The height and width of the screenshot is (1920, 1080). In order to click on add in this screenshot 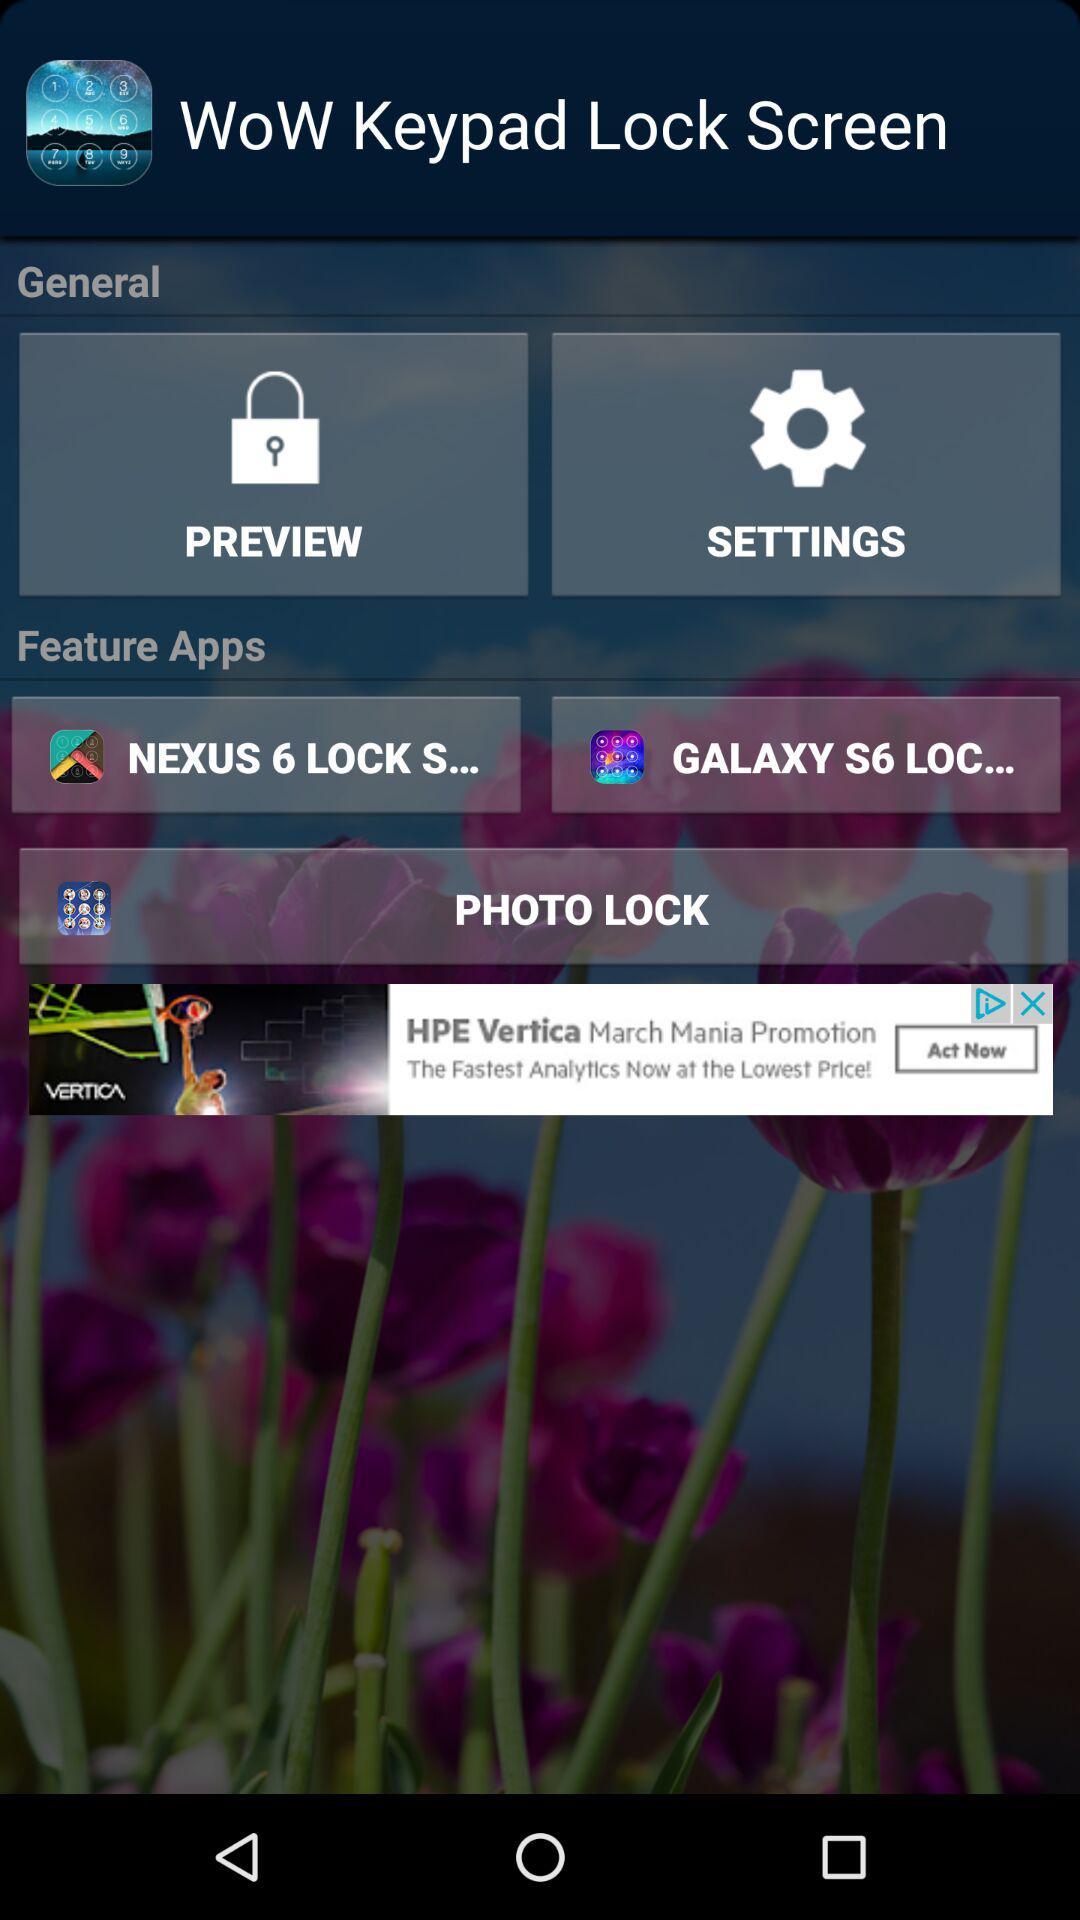, I will do `click(540, 1048)`.